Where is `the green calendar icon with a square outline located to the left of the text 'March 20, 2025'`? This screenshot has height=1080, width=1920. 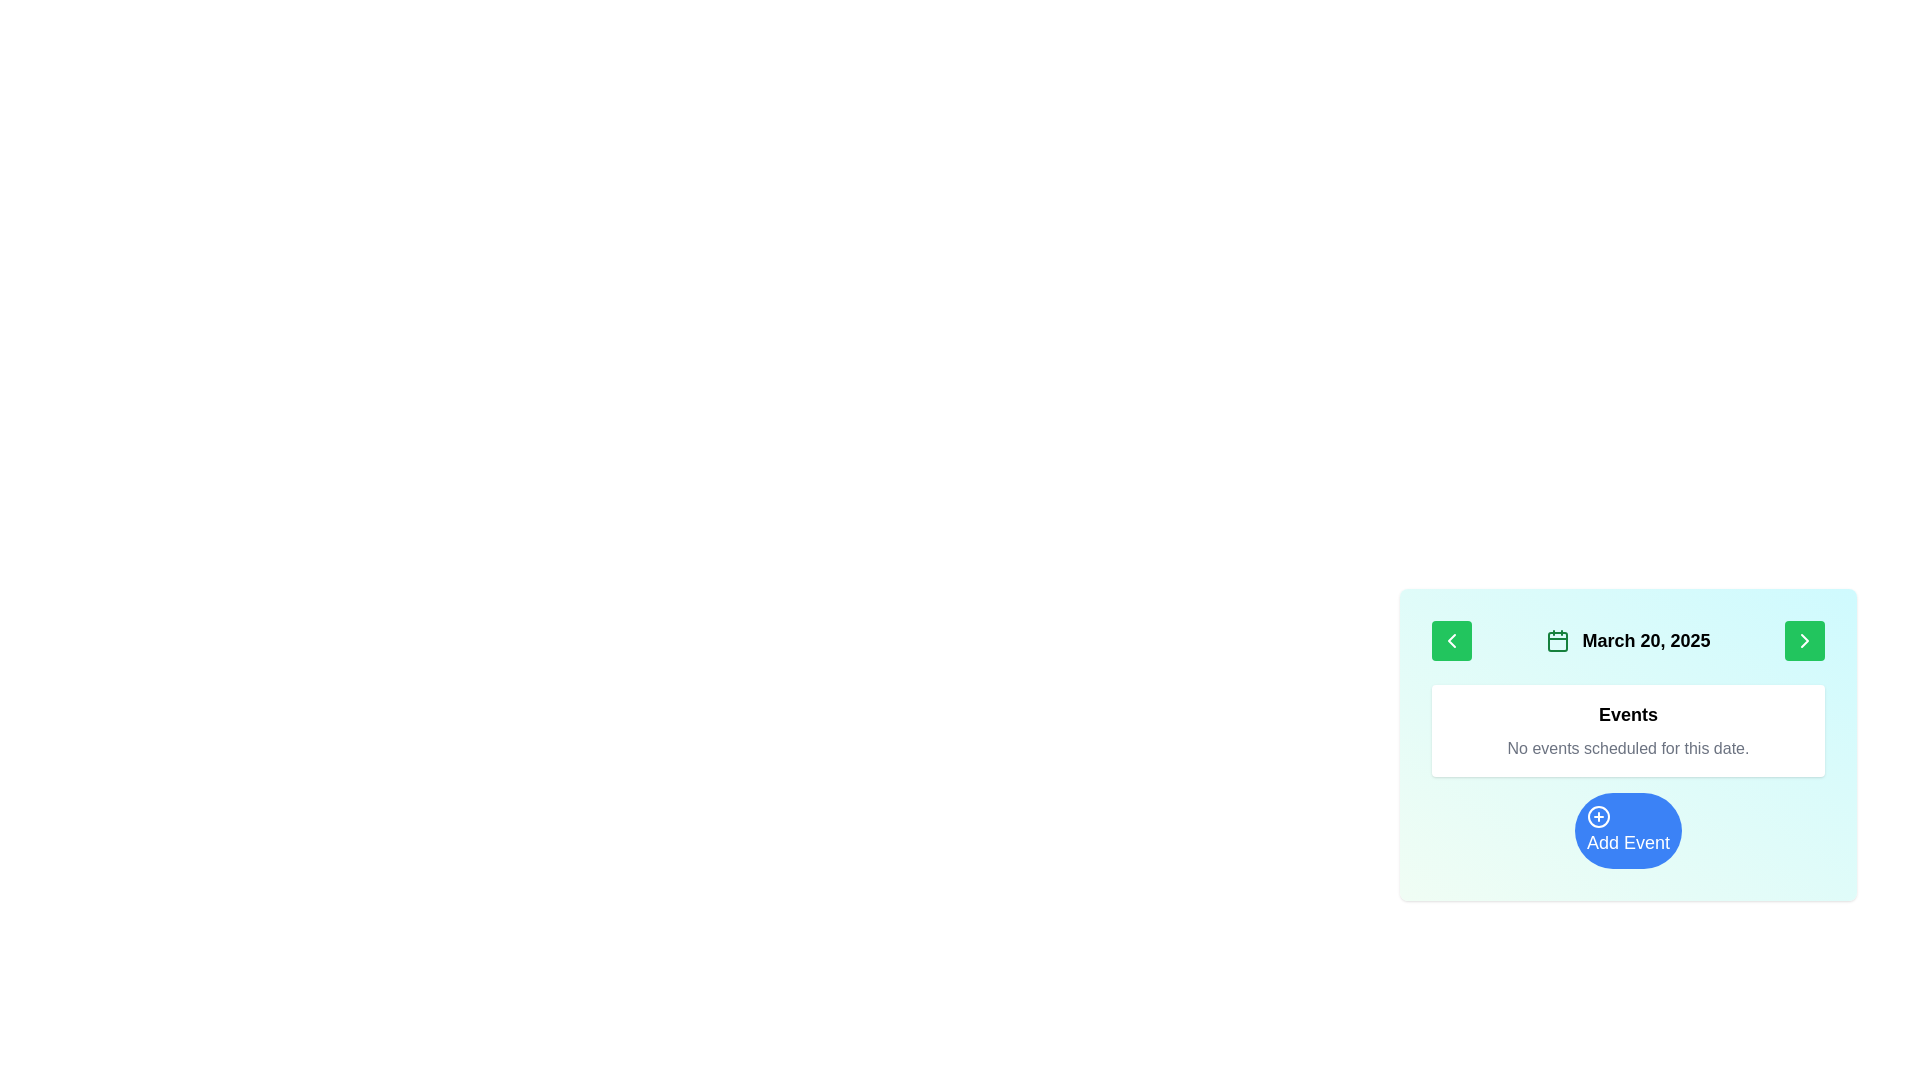 the green calendar icon with a square outline located to the left of the text 'March 20, 2025' is located at coordinates (1557, 640).